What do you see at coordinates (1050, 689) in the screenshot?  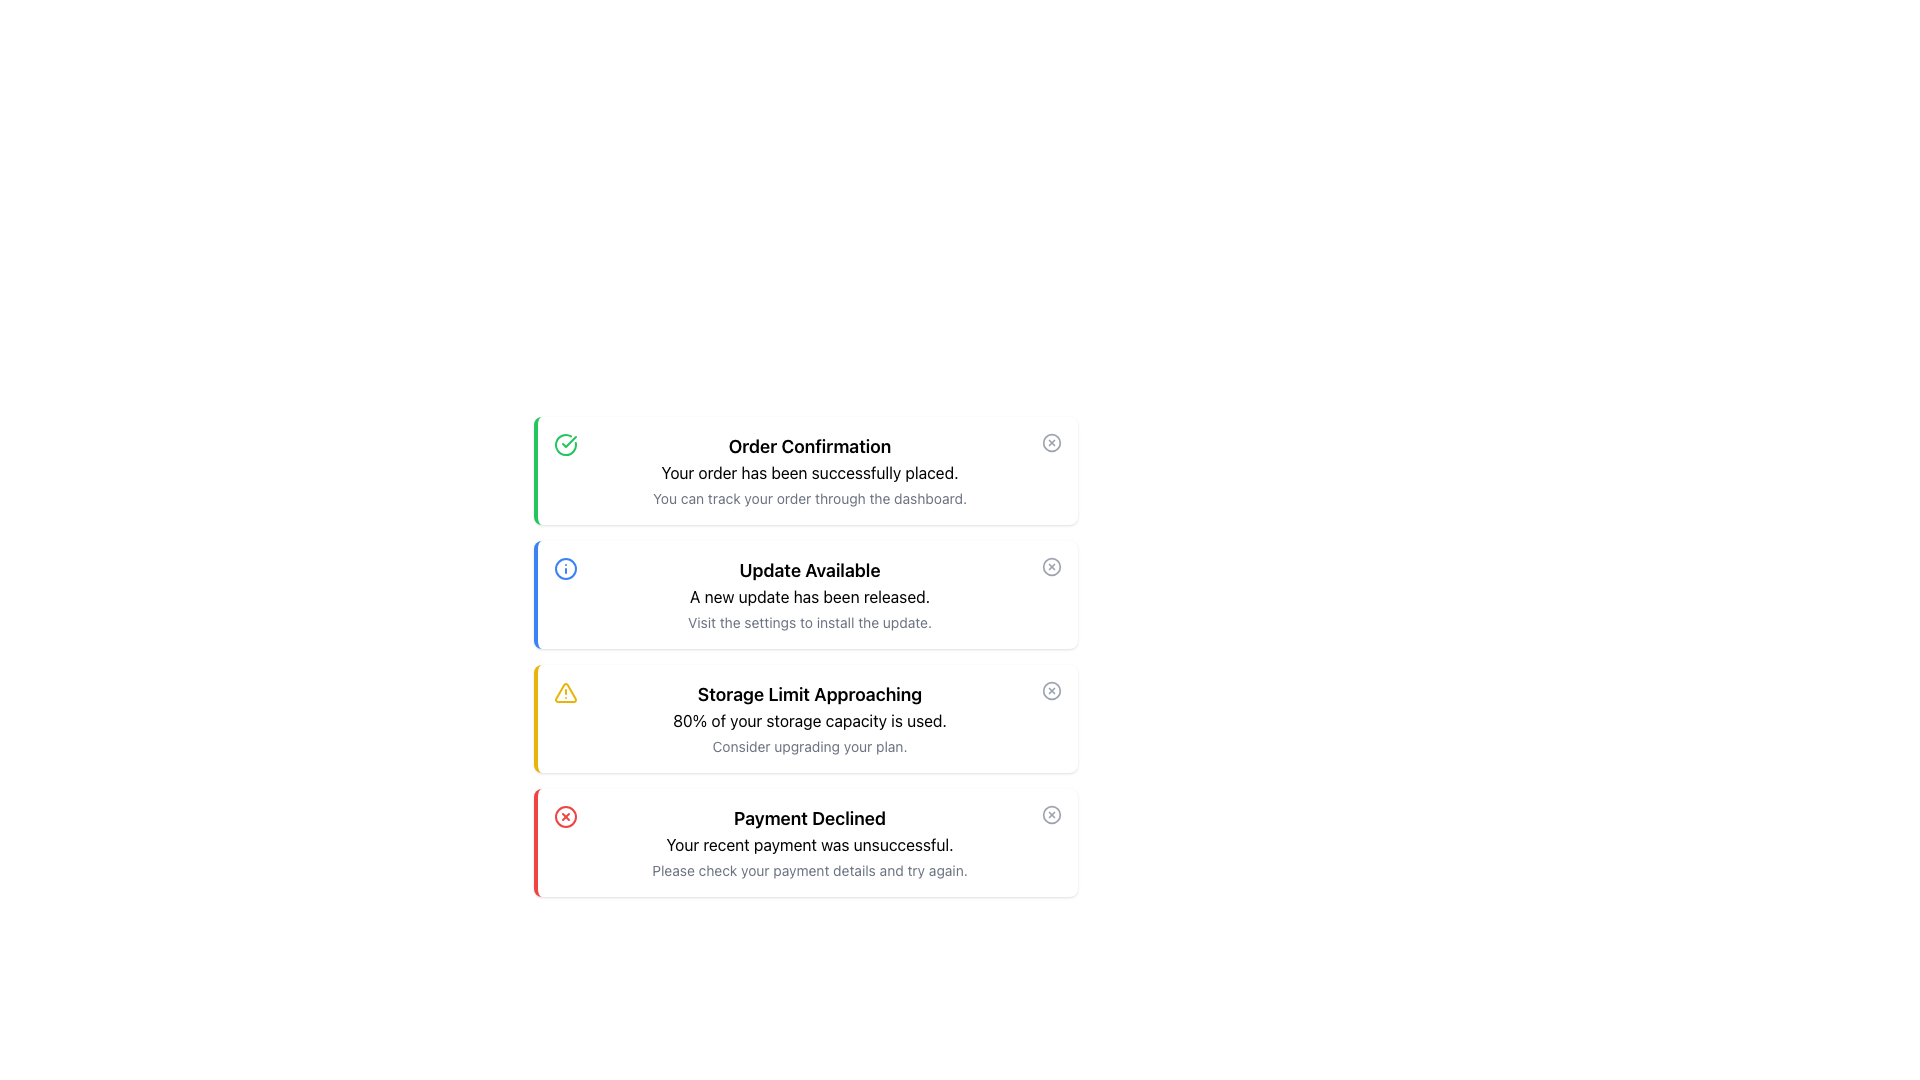 I see `the circular graphical icon located at the far-right end of the notification card that displays 'Storage Limit Approaching'` at bounding box center [1050, 689].